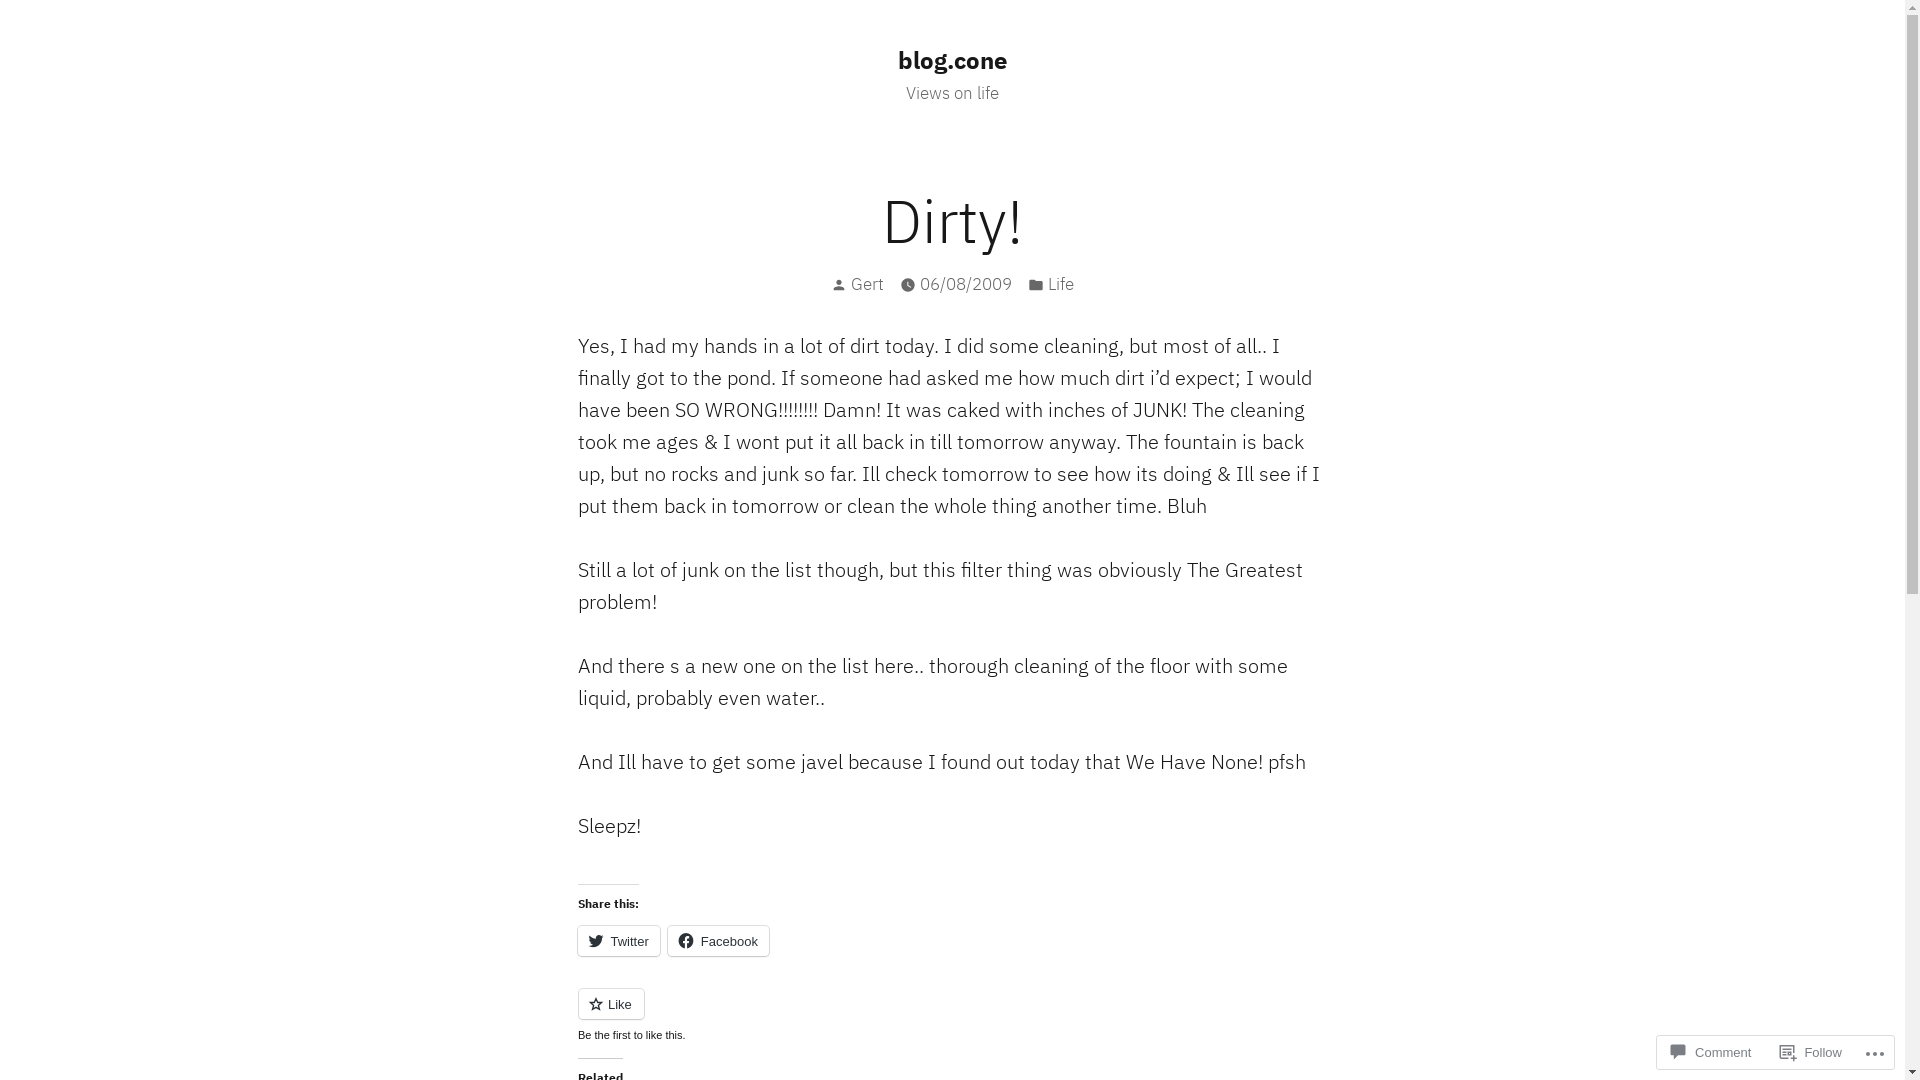 The image size is (1920, 1080). What do you see at coordinates (718, 941) in the screenshot?
I see `'Facebook'` at bounding box center [718, 941].